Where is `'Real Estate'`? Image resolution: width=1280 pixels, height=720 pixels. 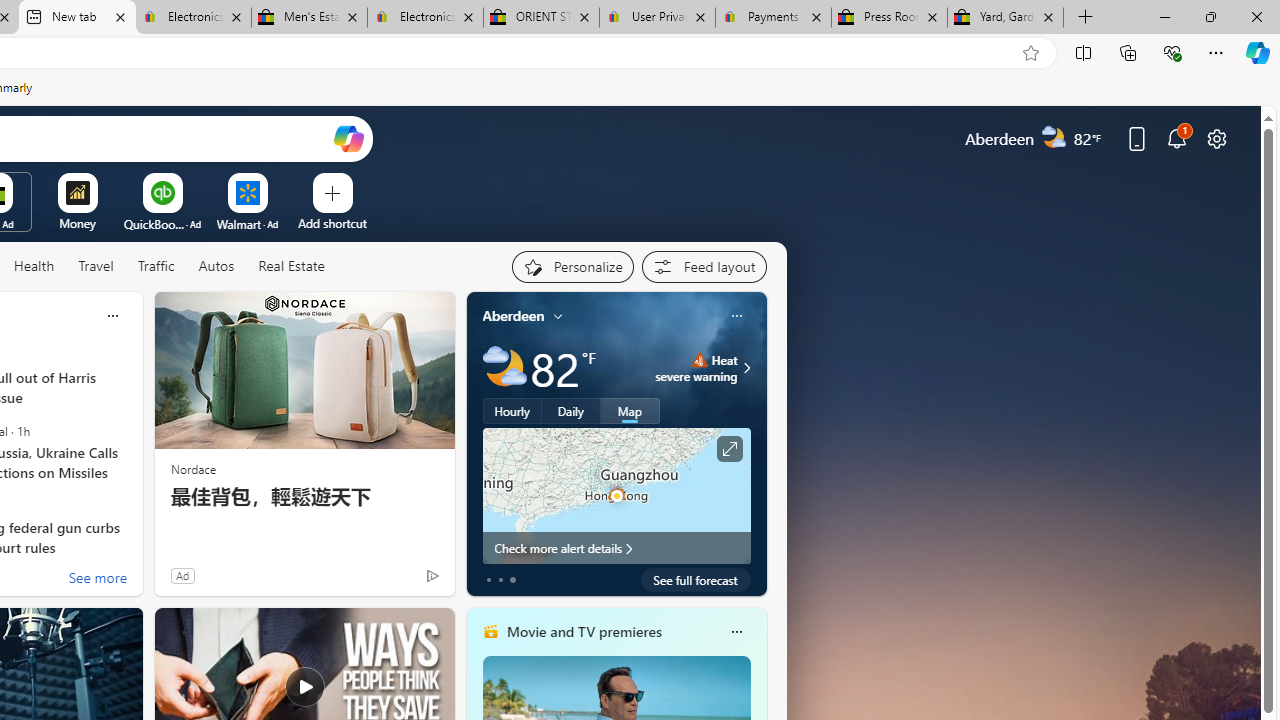 'Real Estate' is located at coordinates (290, 266).